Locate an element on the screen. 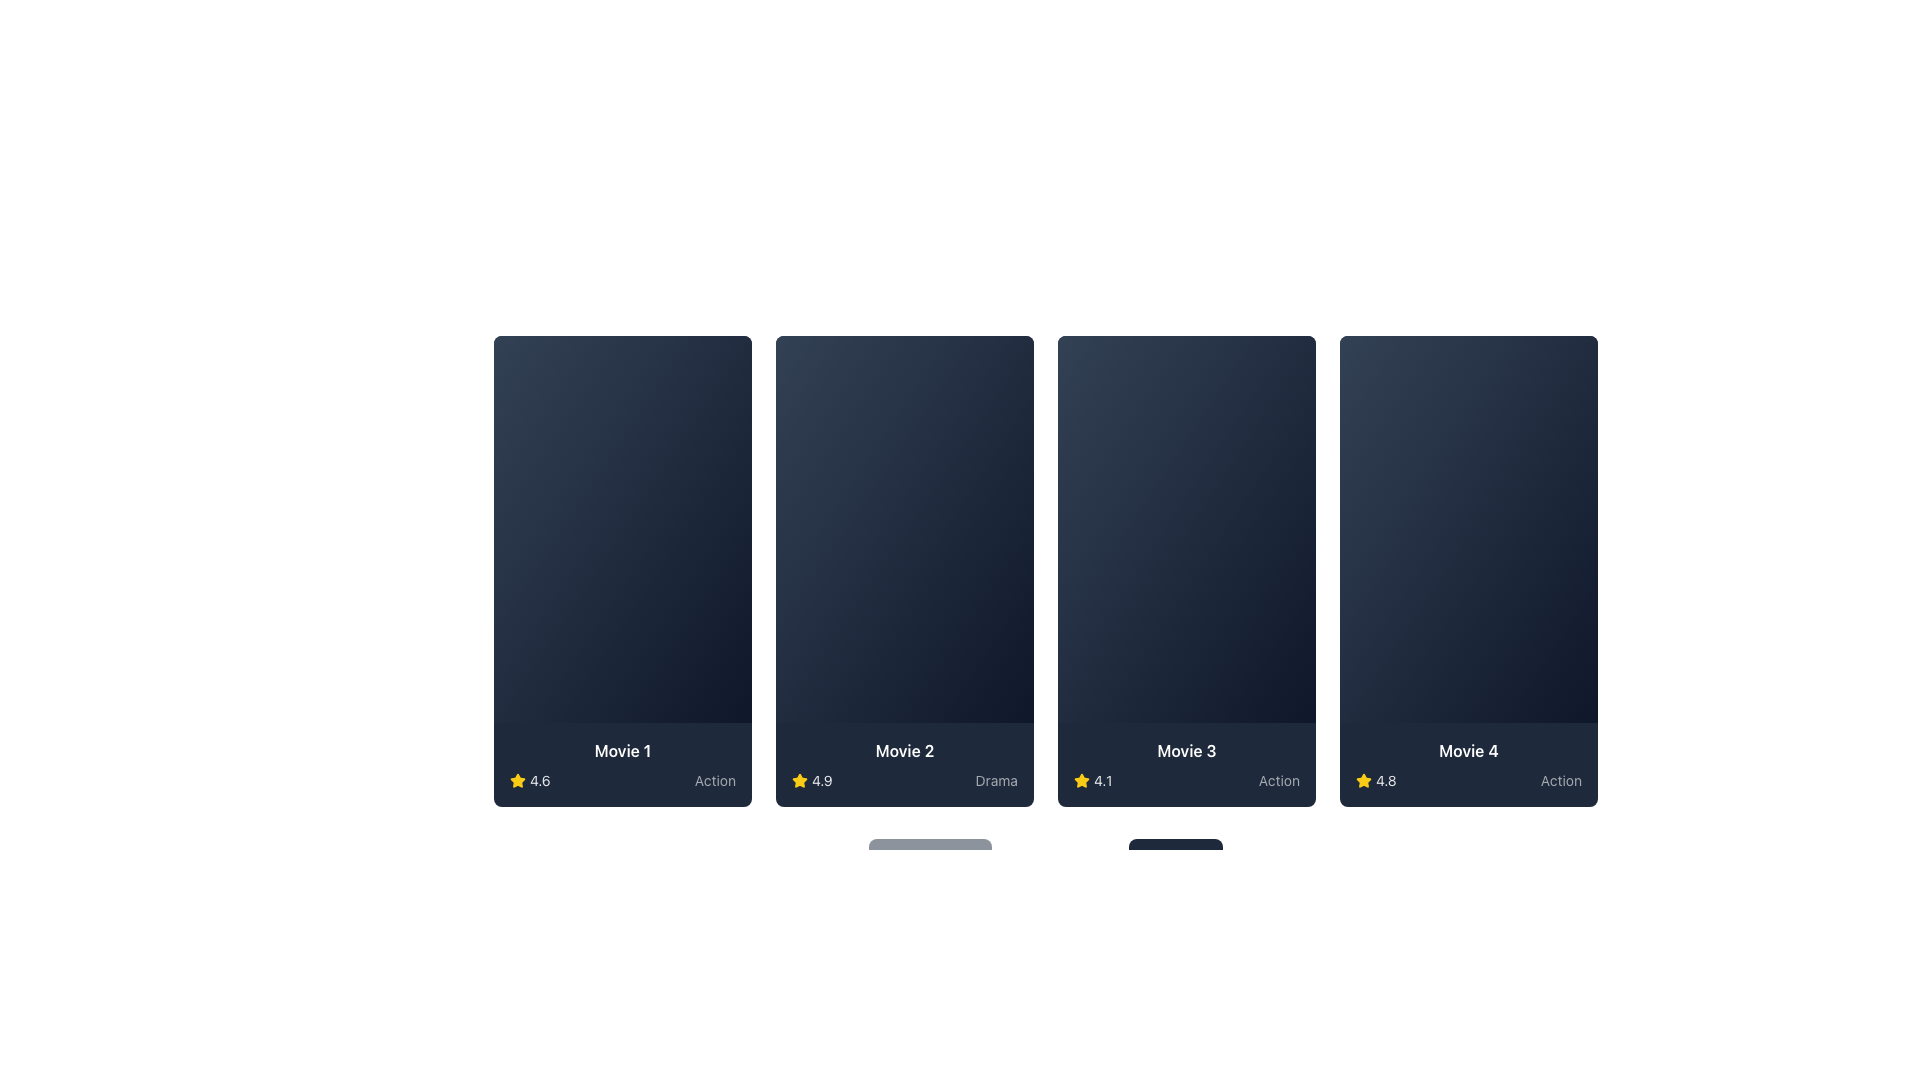 Image resolution: width=1920 pixels, height=1080 pixels. the yellow star icon located in the bottom left corner of the fourth card labeled 'Movie 4' is located at coordinates (1362, 779).